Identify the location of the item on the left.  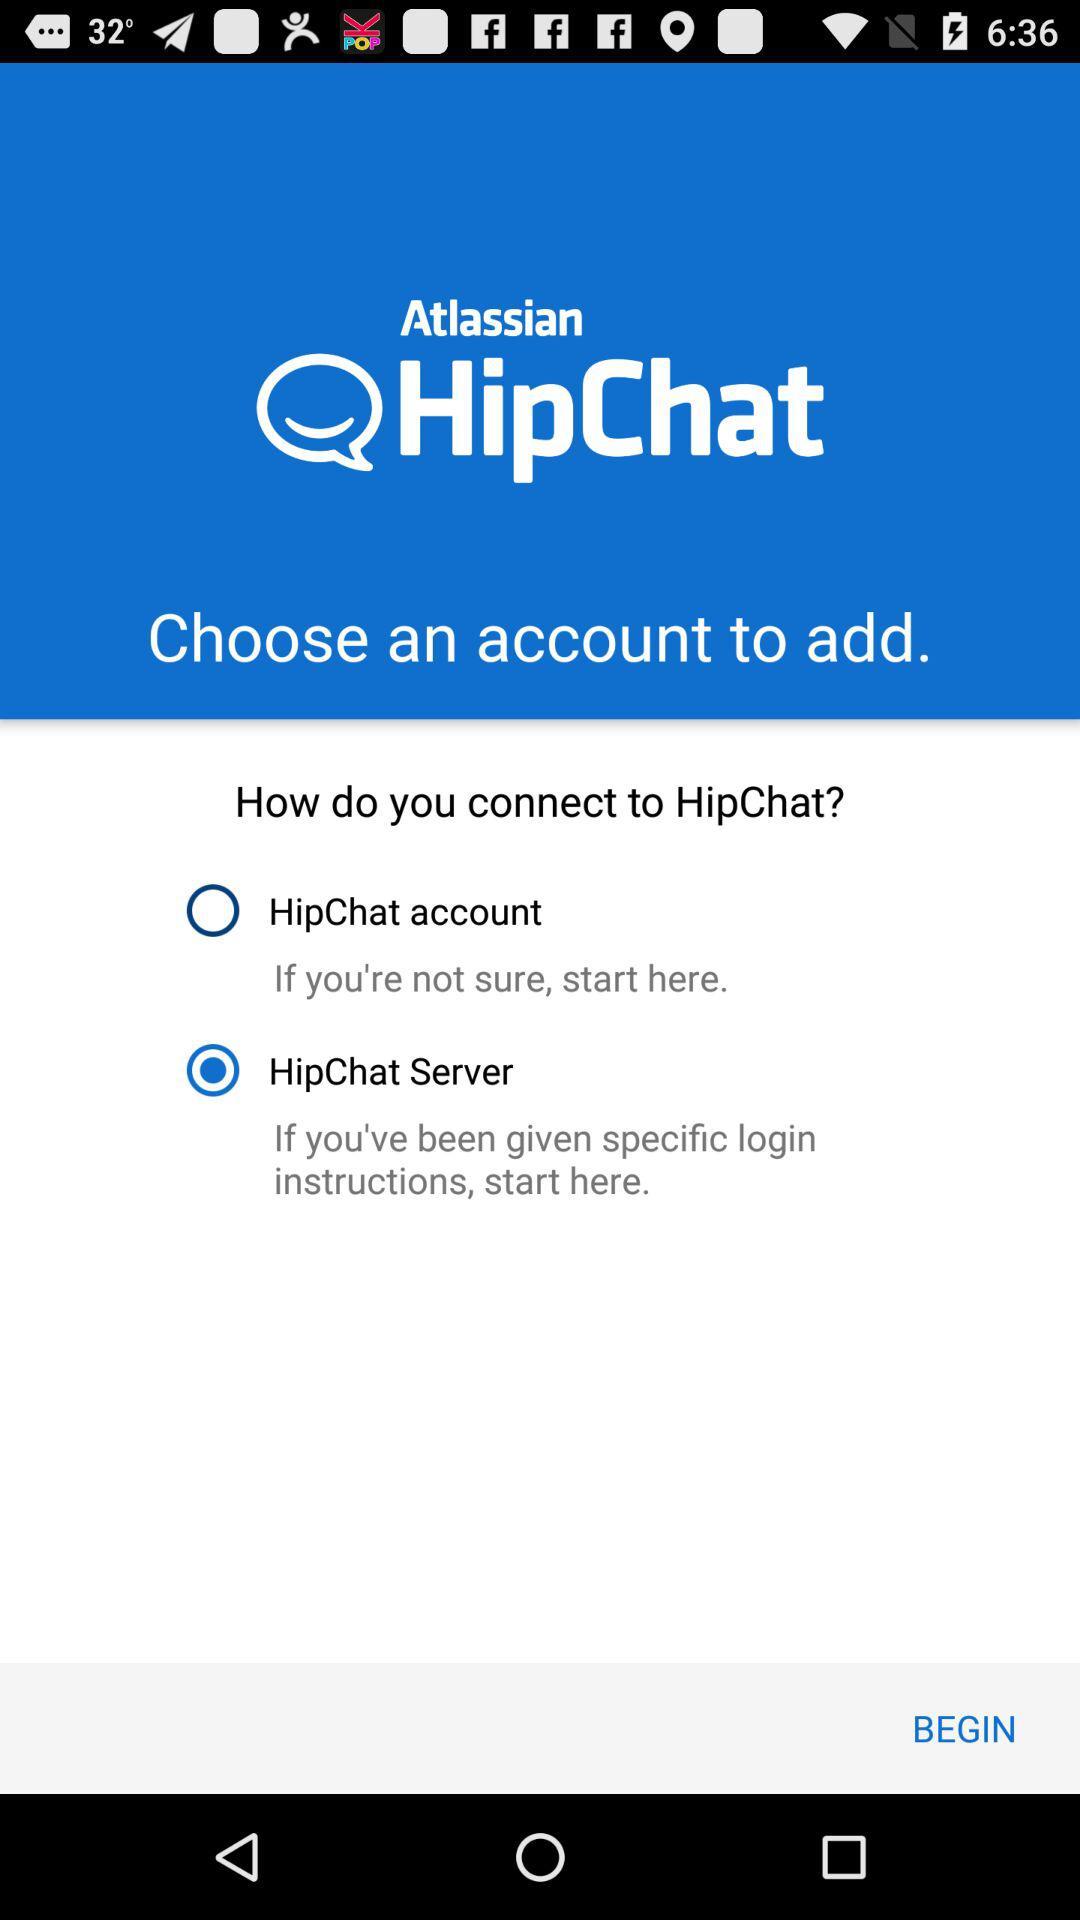
(348, 1069).